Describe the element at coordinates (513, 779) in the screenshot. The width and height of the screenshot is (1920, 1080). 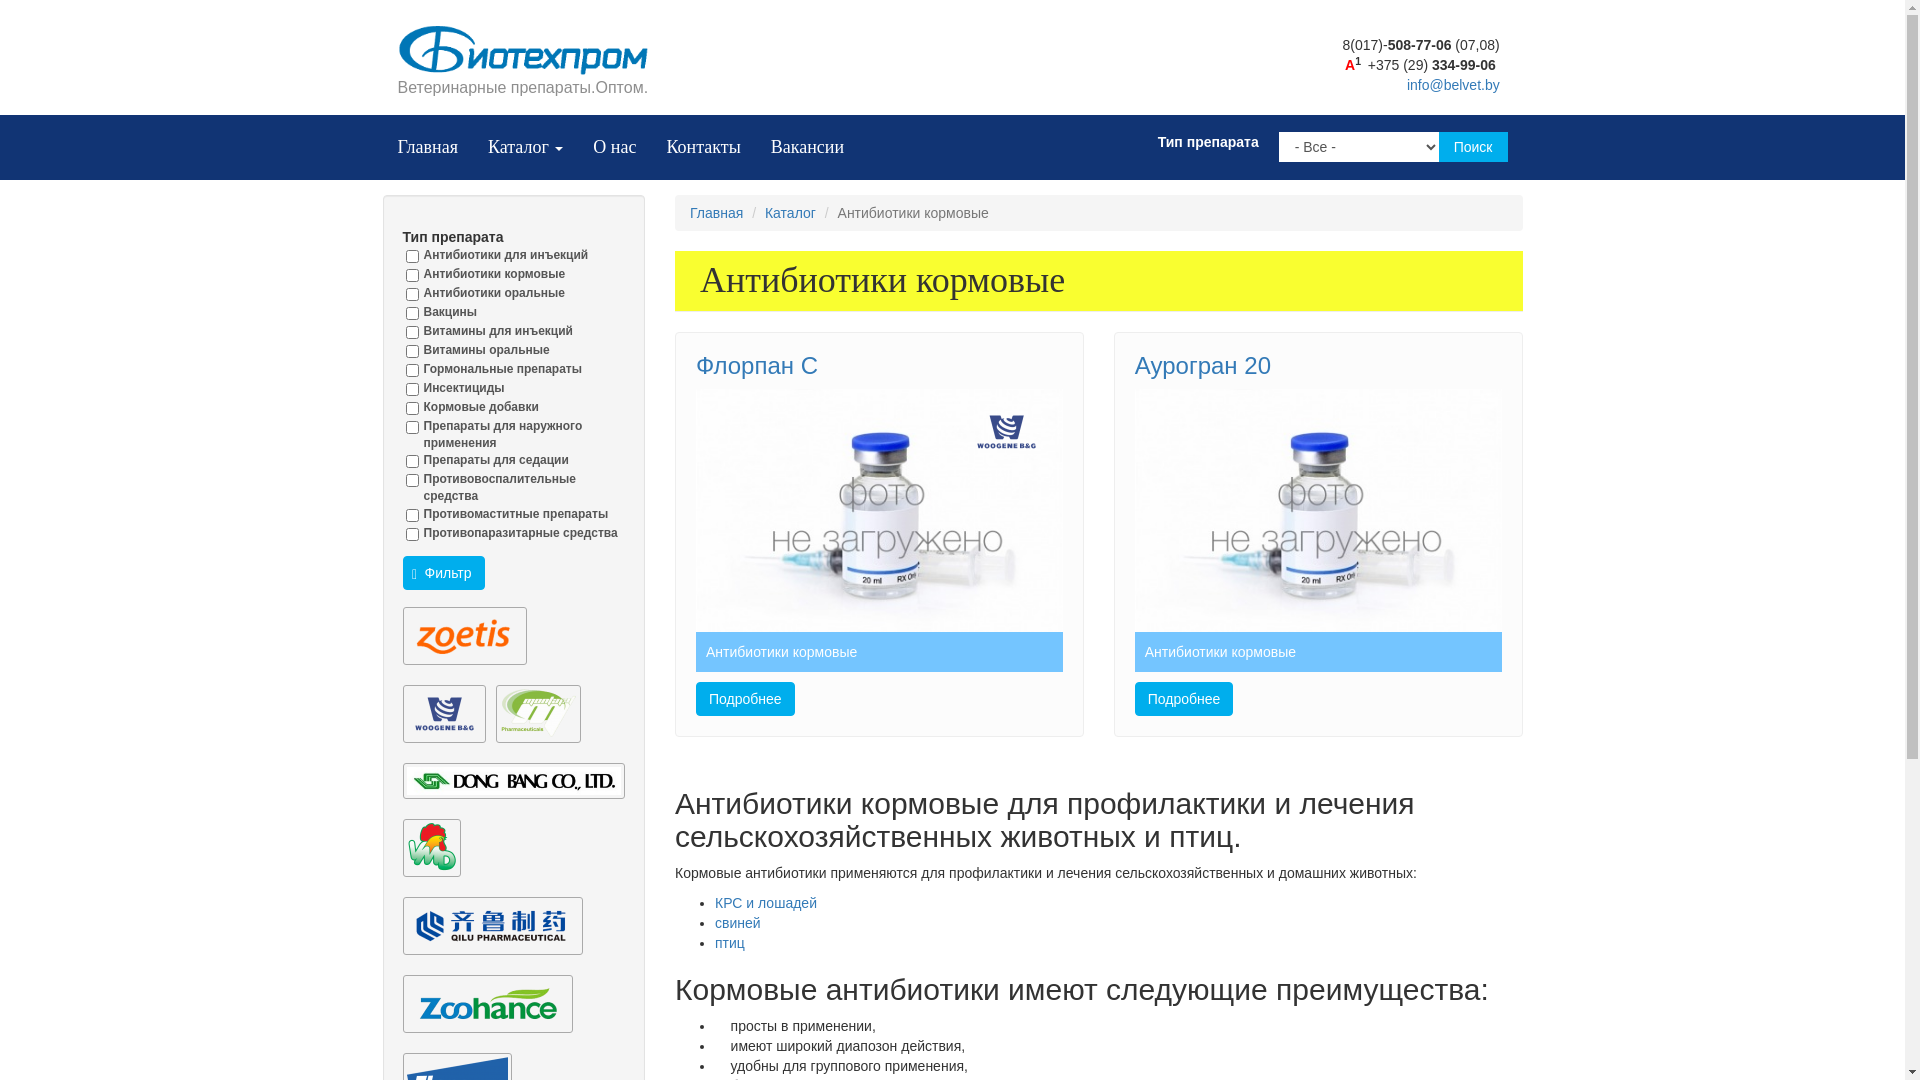
I see `'DONG BANG'` at that location.